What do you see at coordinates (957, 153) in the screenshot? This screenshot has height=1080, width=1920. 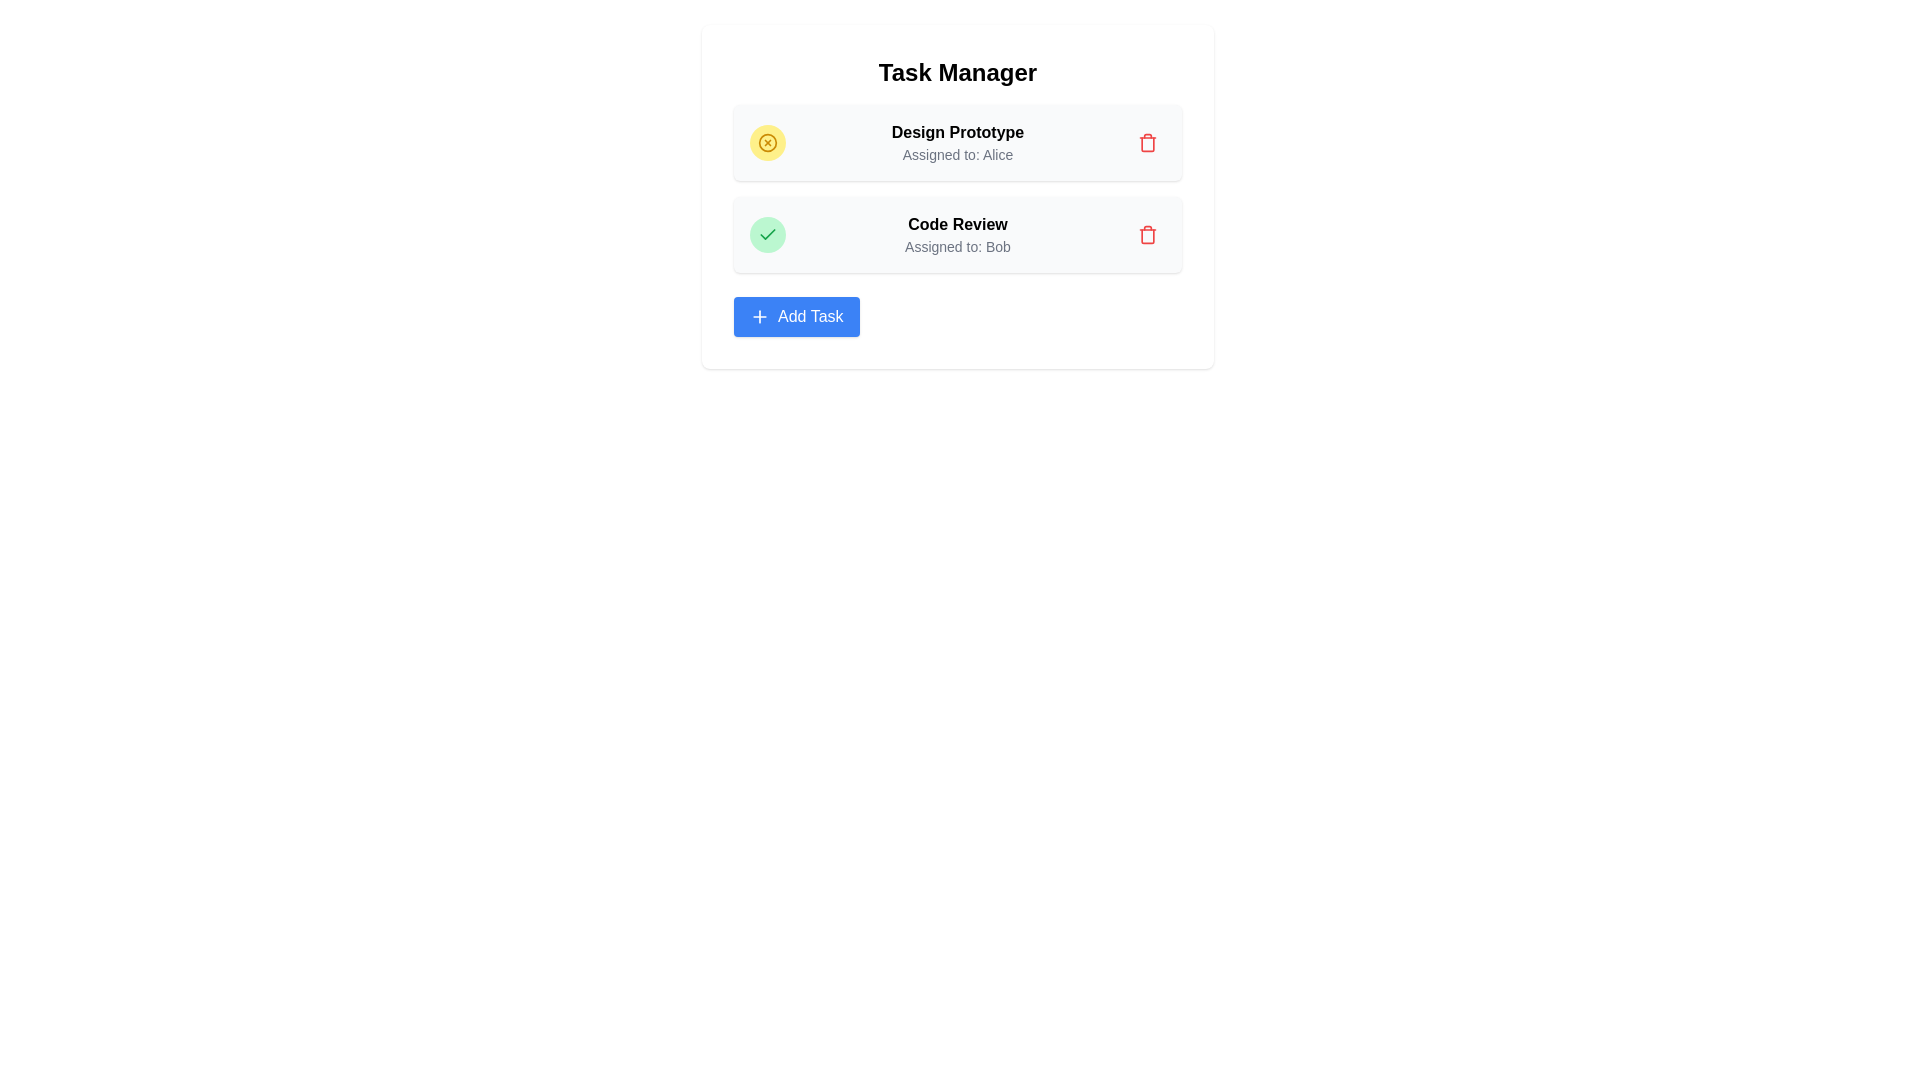 I see `the text label indicating the current assignee of the task titled 'Design Prototype', which is located directly below the task title and spans horizontally across the box` at bounding box center [957, 153].